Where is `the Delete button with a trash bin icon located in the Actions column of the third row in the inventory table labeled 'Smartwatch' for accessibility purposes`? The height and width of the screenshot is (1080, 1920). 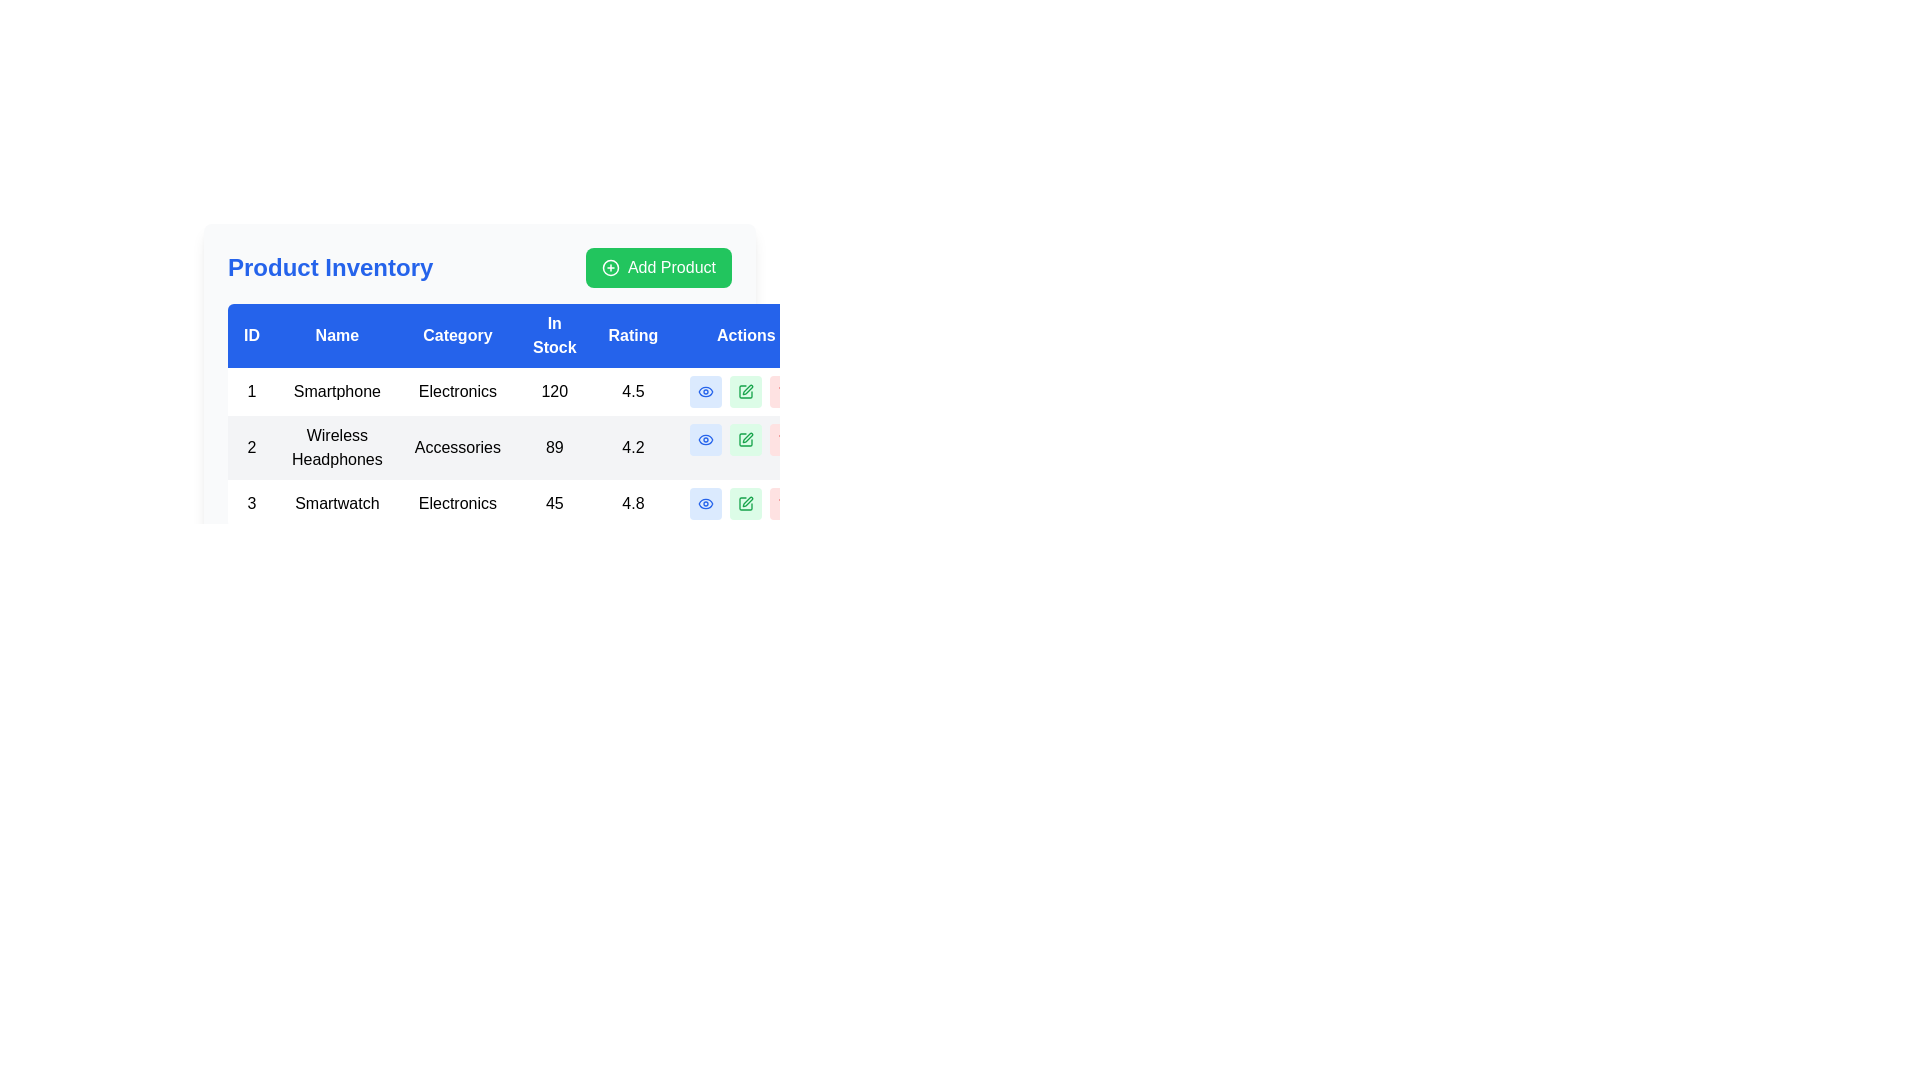 the Delete button with a trash bin icon located in the Actions column of the third row in the inventory table labeled 'Smartwatch' for accessibility purposes is located at coordinates (785, 503).